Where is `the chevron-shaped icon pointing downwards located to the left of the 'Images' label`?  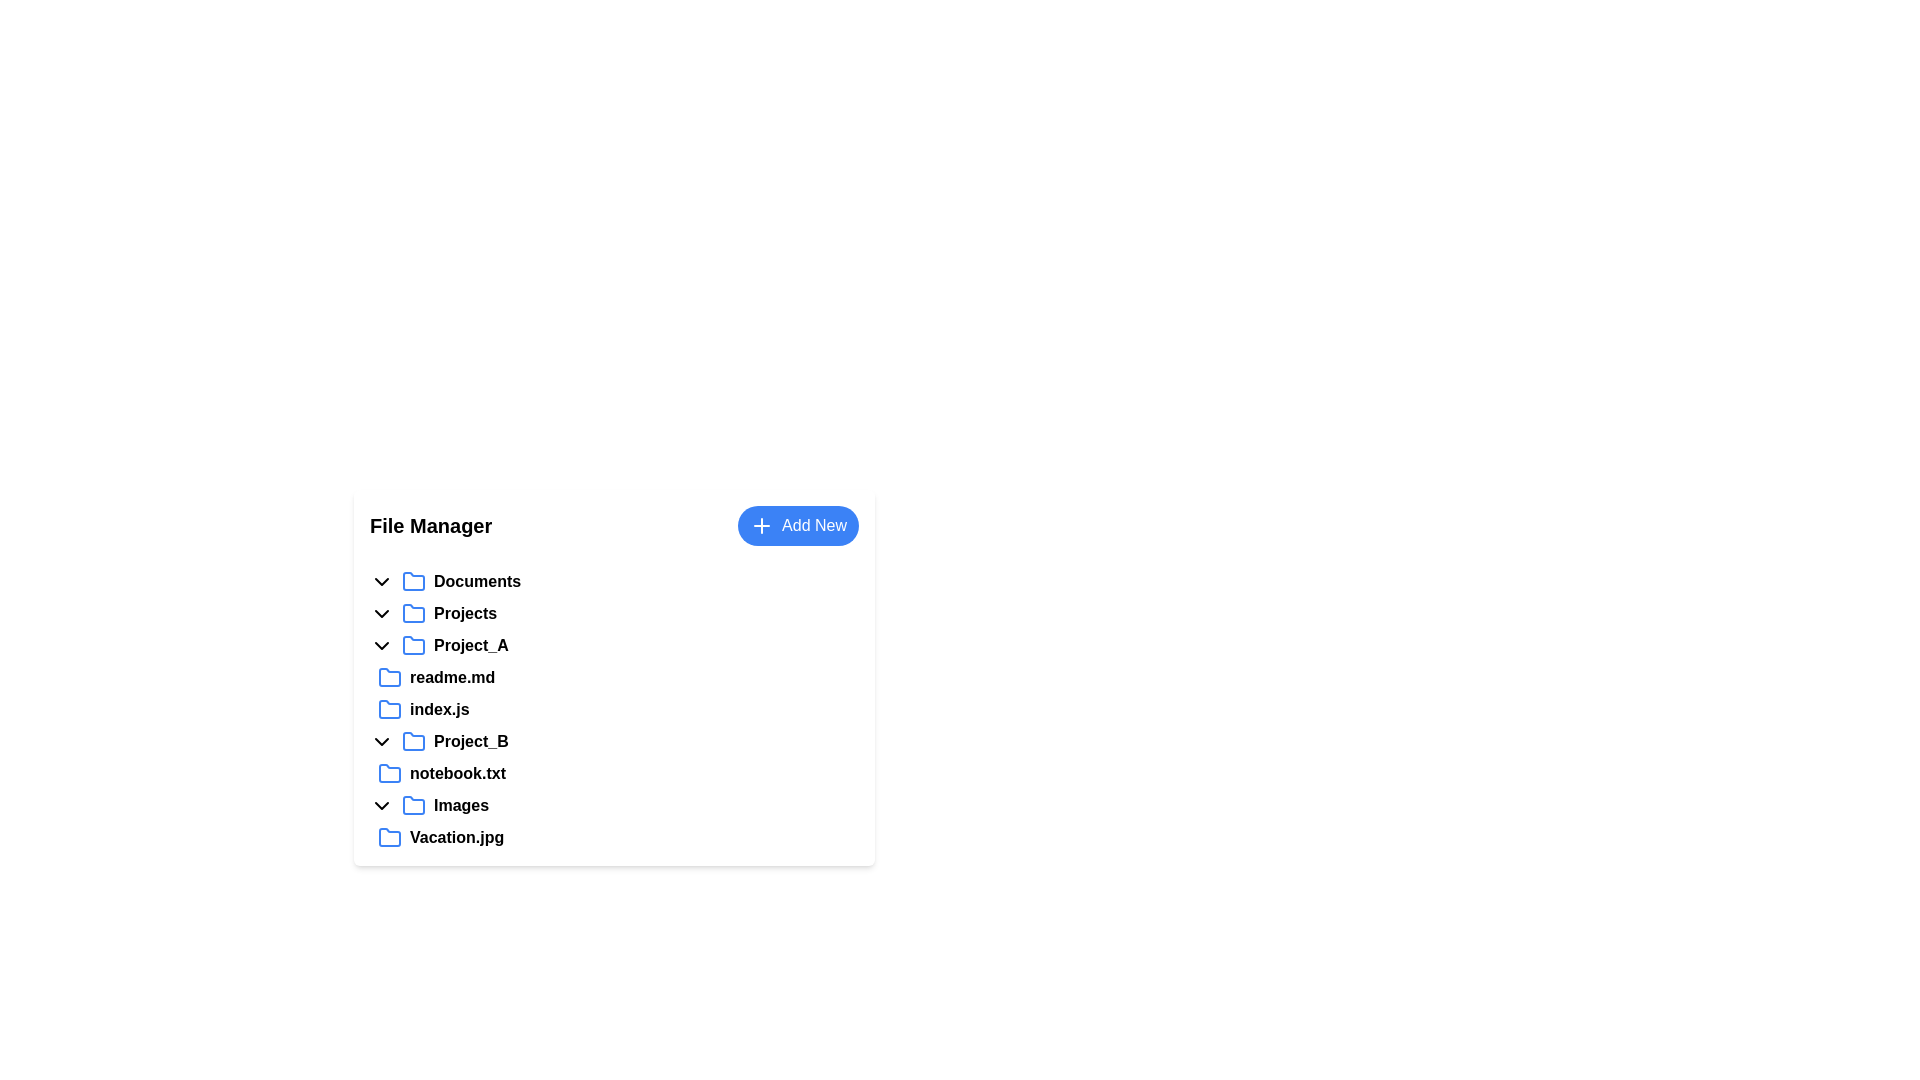
the chevron-shaped icon pointing downwards located to the left of the 'Images' label is located at coordinates (382, 805).